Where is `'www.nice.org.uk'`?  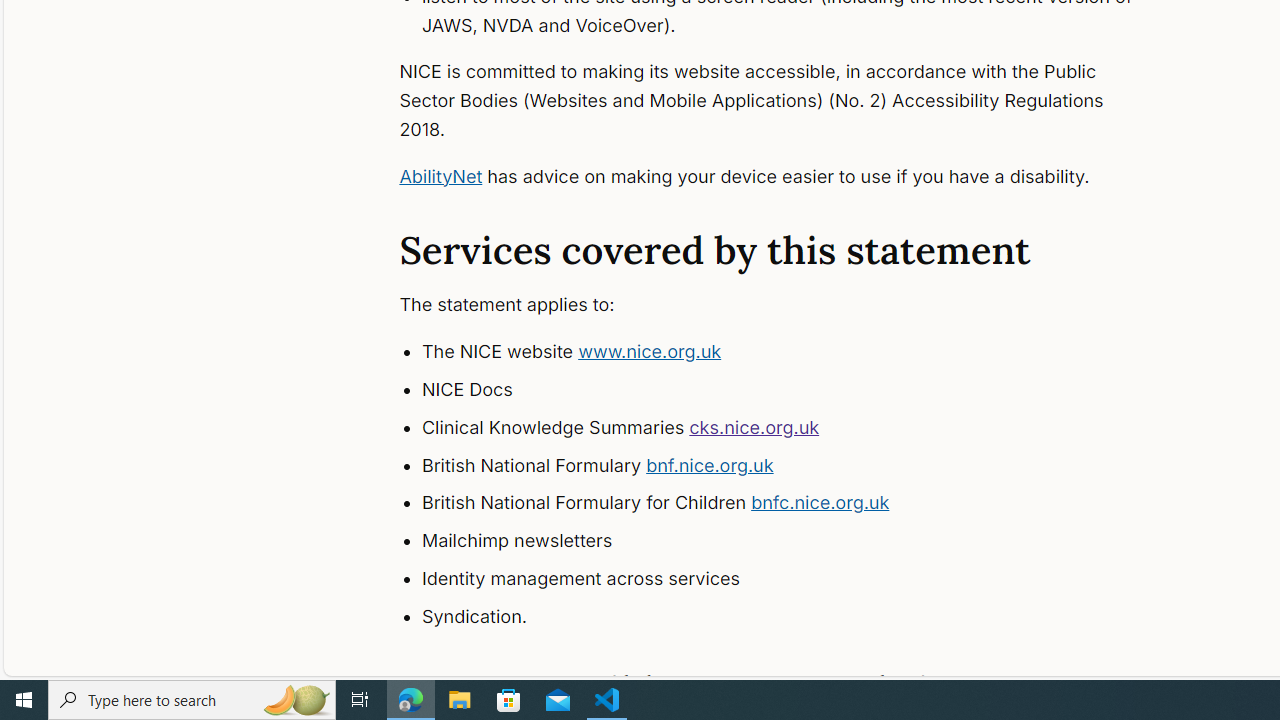
'www.nice.org.uk' is located at coordinates (650, 351).